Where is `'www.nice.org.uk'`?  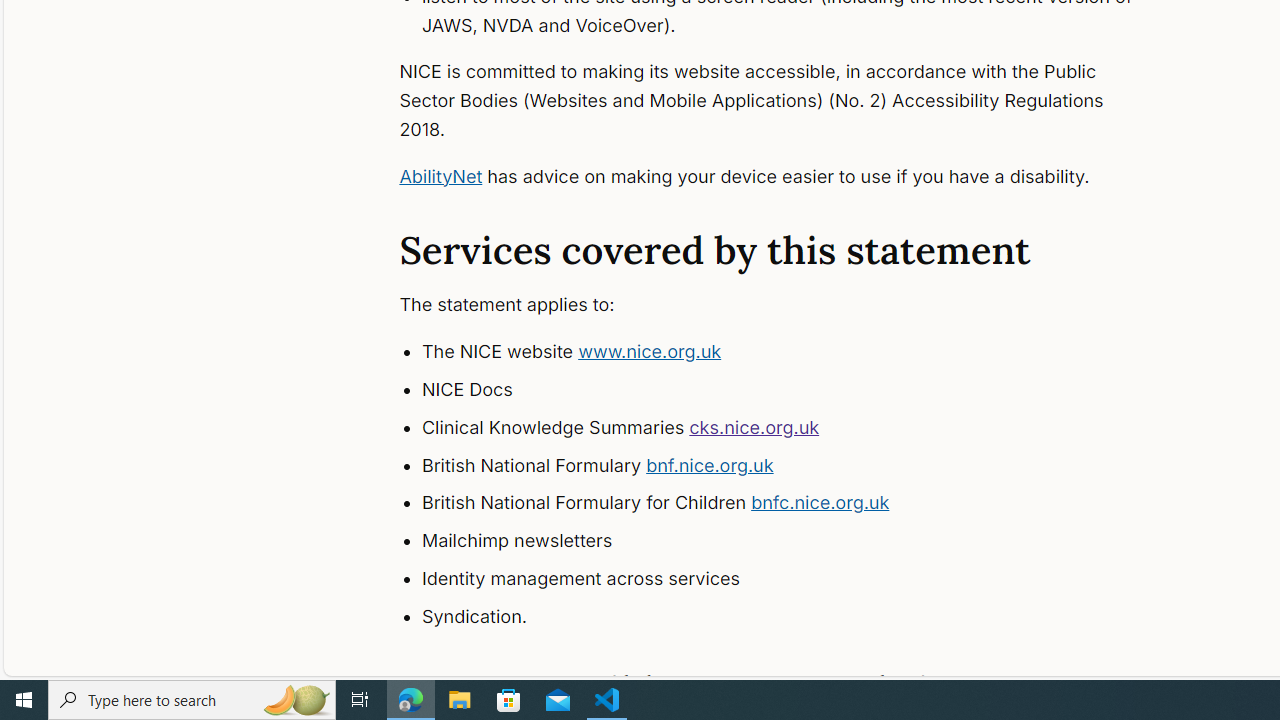
'www.nice.org.uk' is located at coordinates (650, 351).